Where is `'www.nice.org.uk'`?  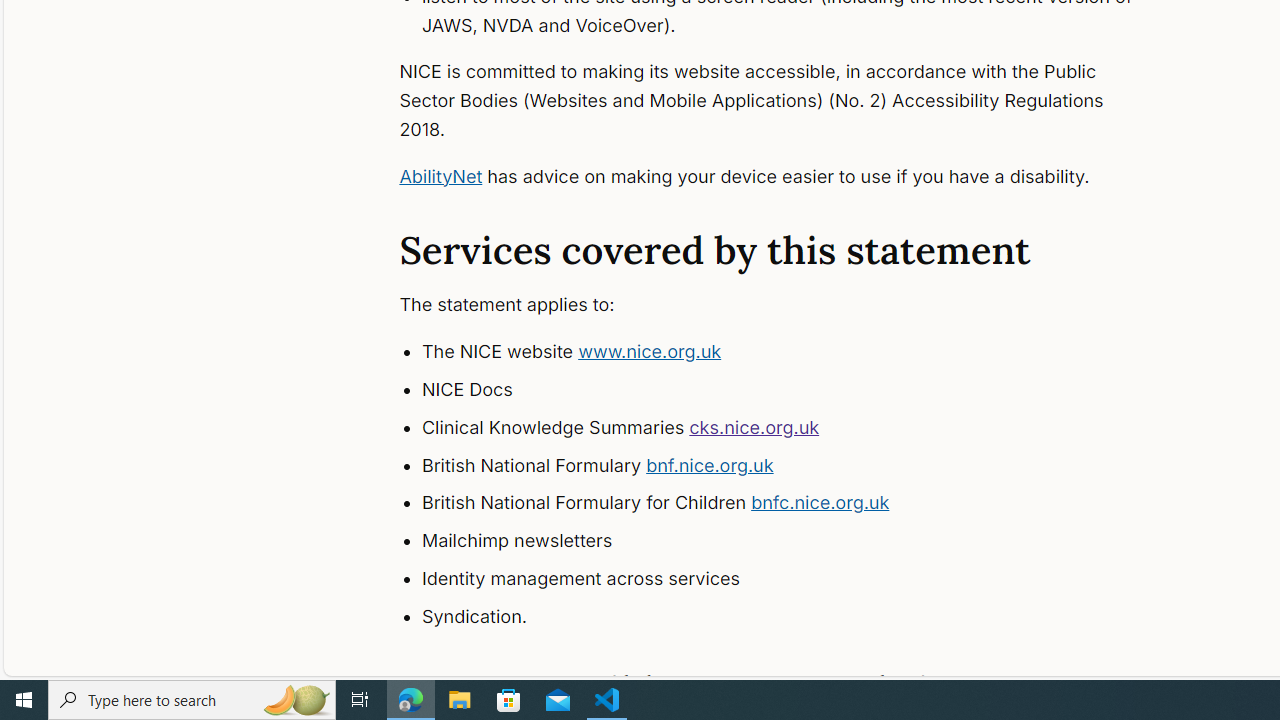
'www.nice.org.uk' is located at coordinates (650, 351).